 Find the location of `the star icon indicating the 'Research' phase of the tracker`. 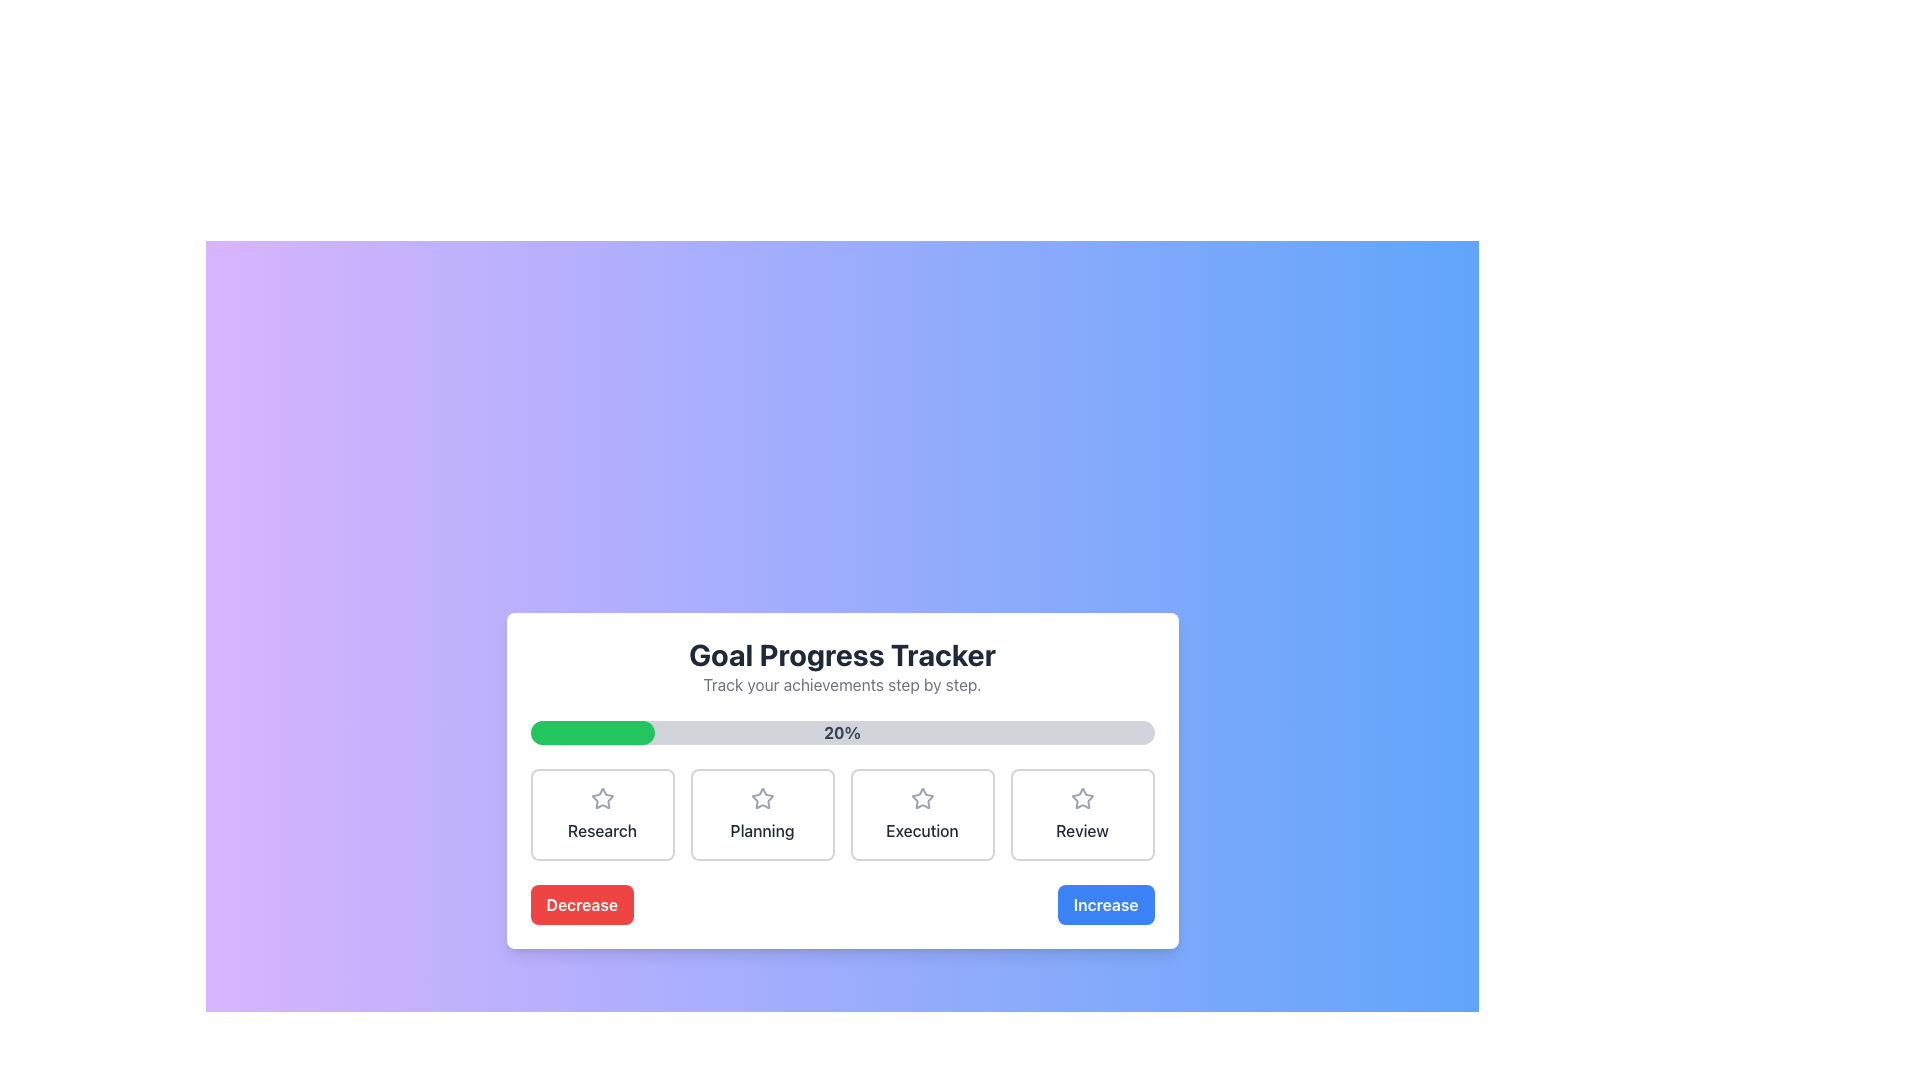

the star icon indicating the 'Research' phase of the tracker is located at coordinates (601, 797).